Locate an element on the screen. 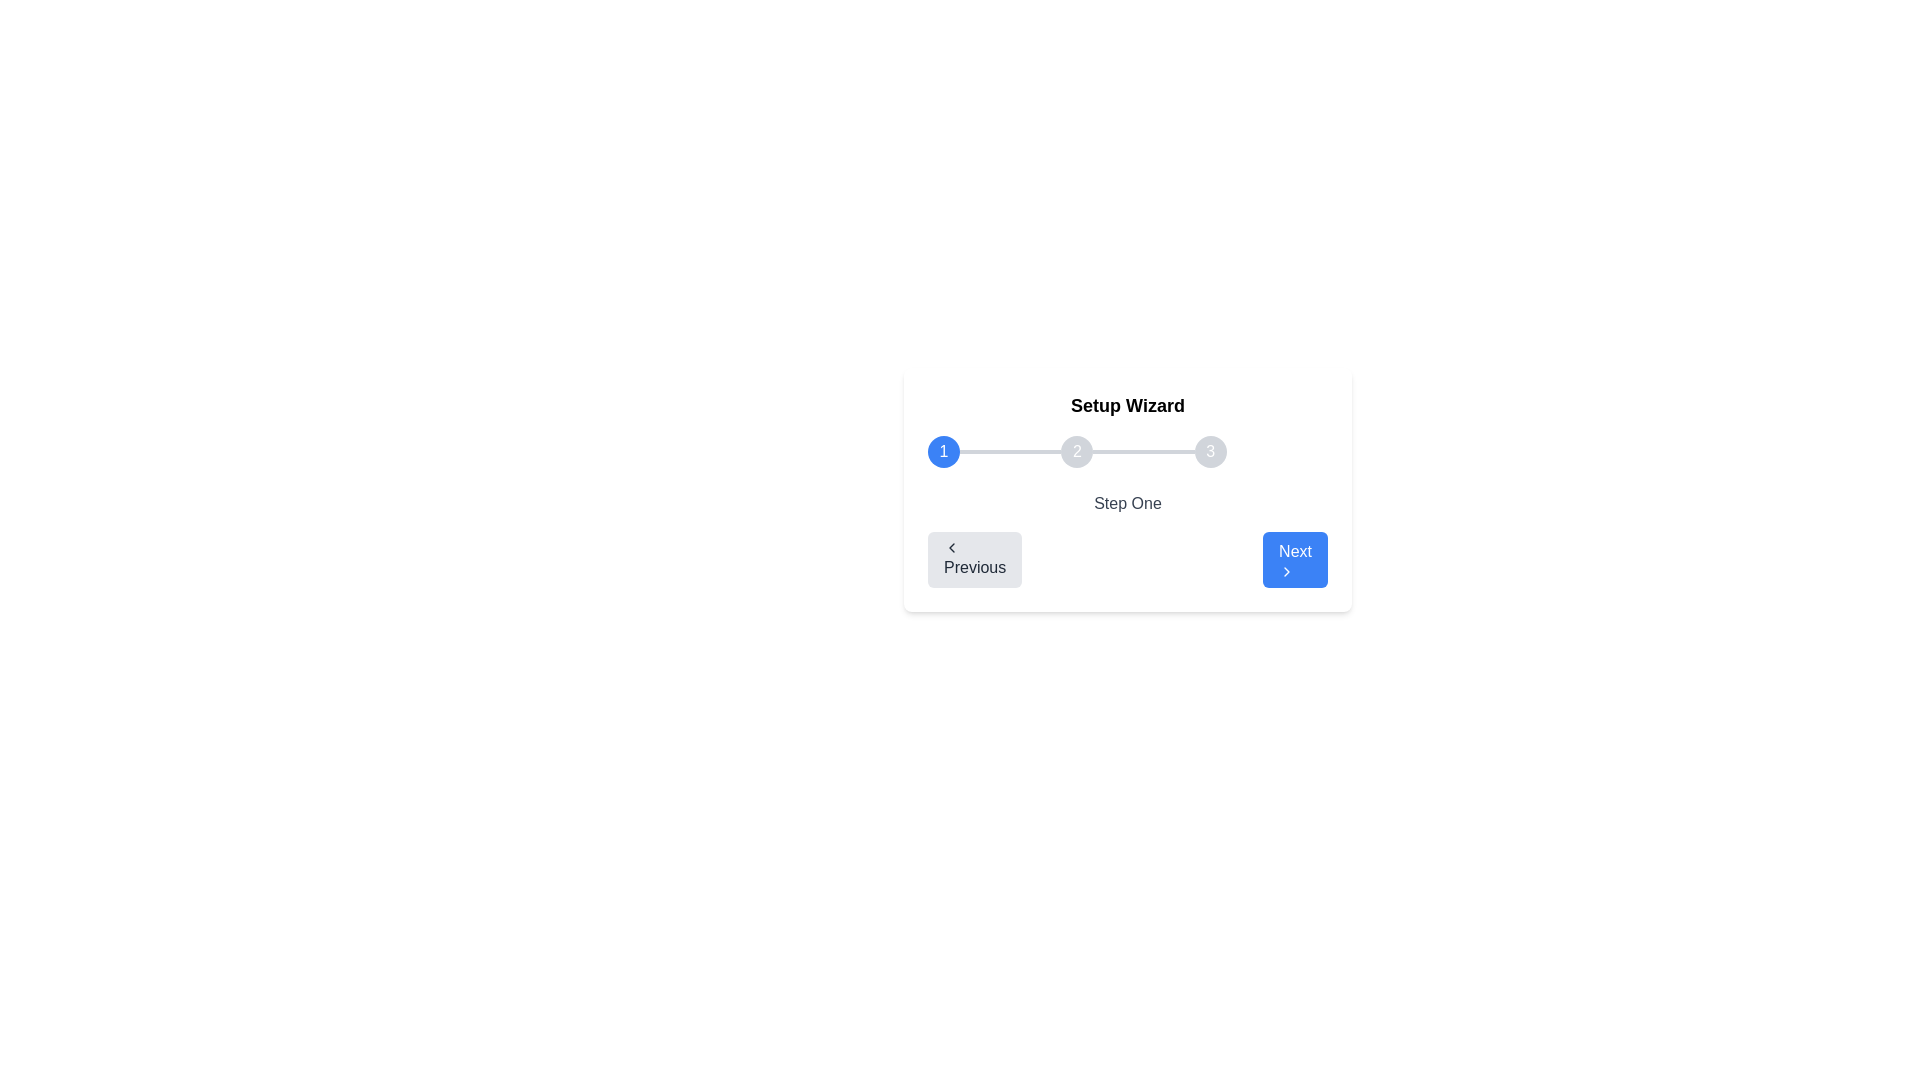 This screenshot has height=1080, width=1920. the blue rectangular button labeled 'Next' with a right-pointing chevron icon to proceed to the next step is located at coordinates (1295, 559).